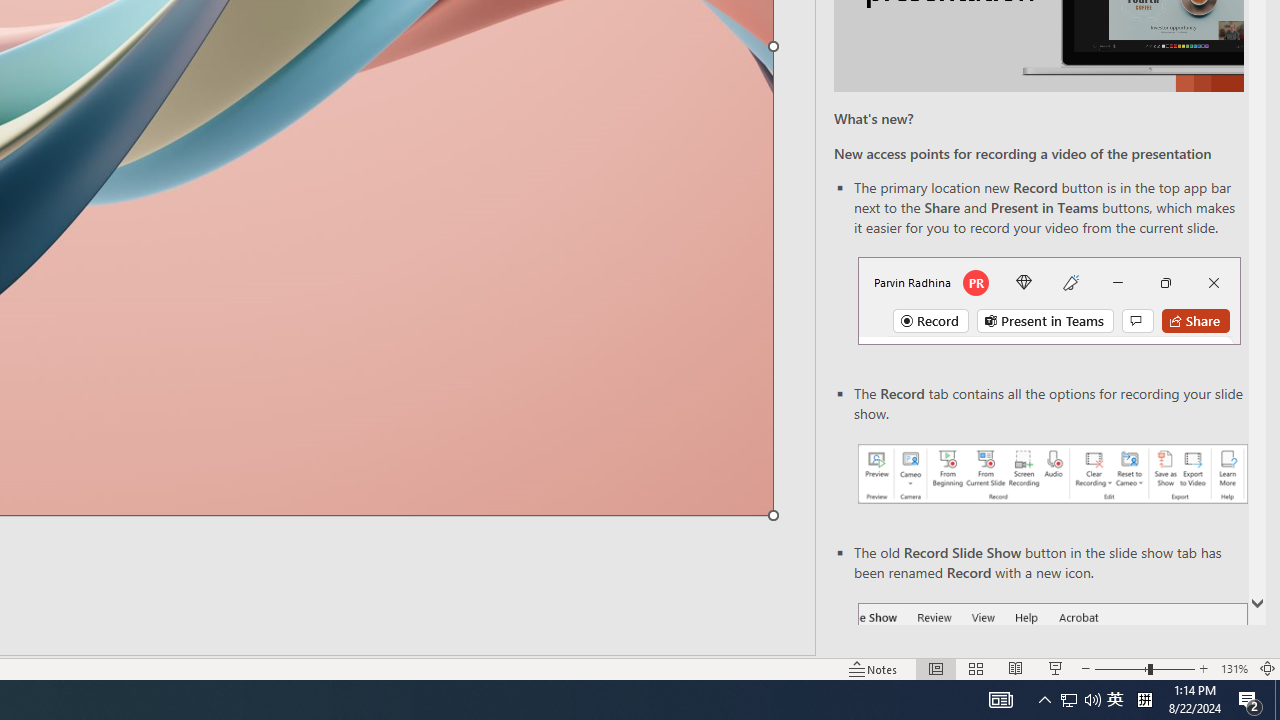 The width and height of the screenshot is (1280, 720). What do you see at coordinates (1015, 669) in the screenshot?
I see `'Reading View'` at bounding box center [1015, 669].